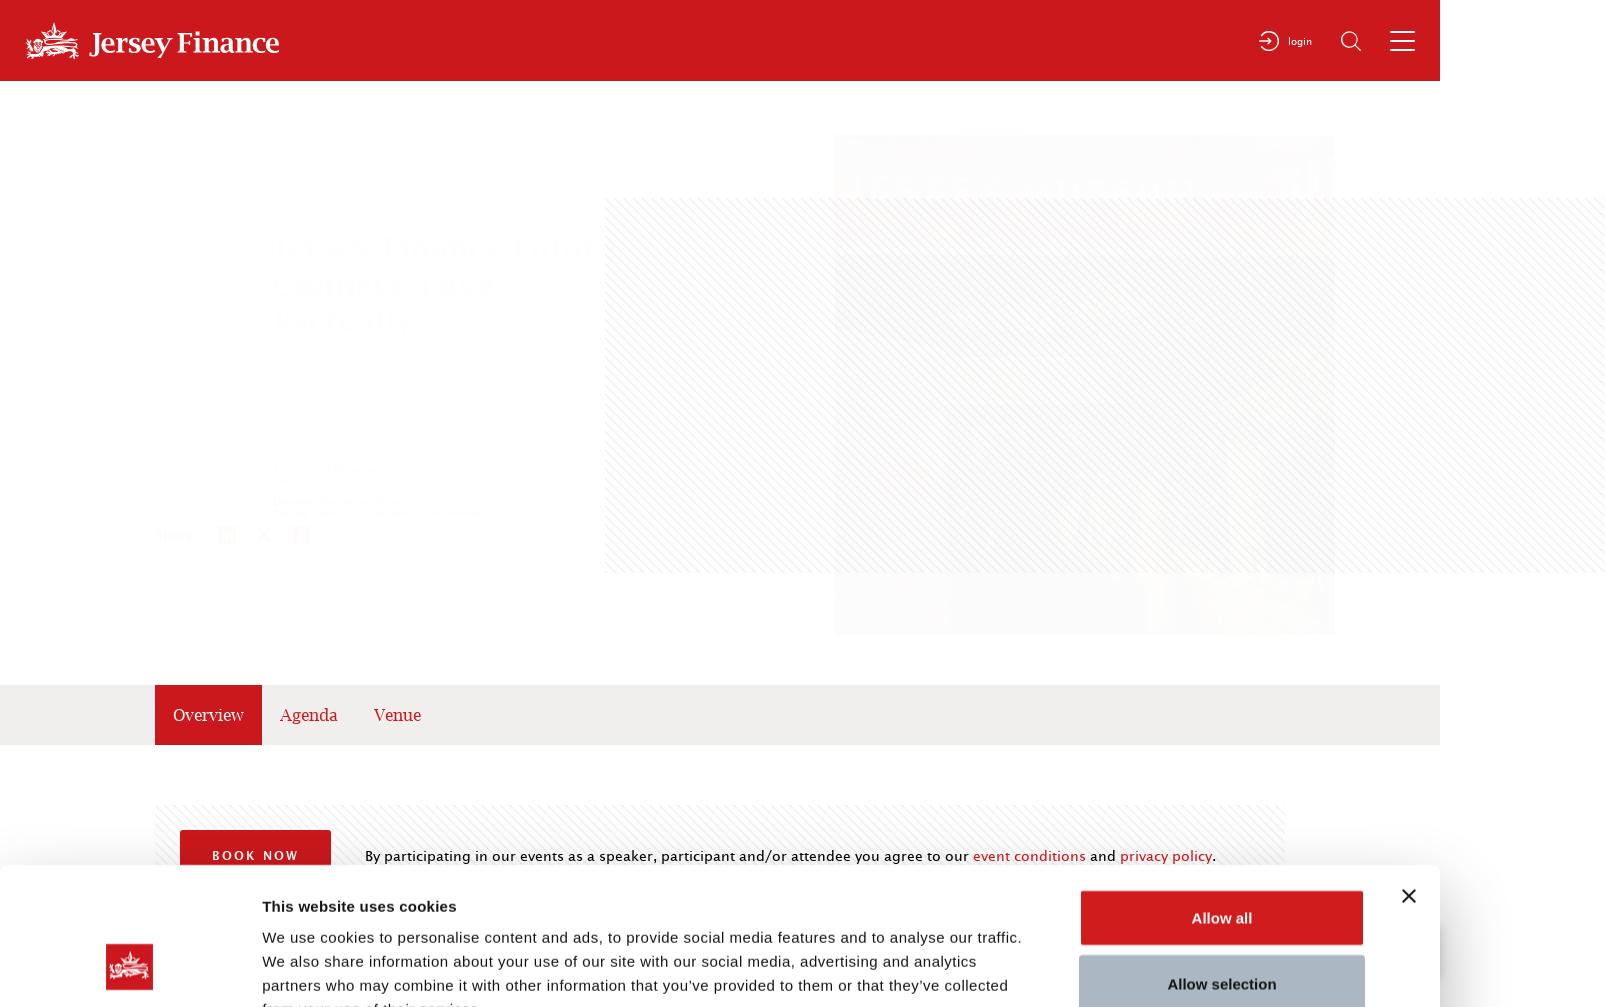  Describe the element at coordinates (207, 713) in the screenshot. I see `'Overview'` at that location.